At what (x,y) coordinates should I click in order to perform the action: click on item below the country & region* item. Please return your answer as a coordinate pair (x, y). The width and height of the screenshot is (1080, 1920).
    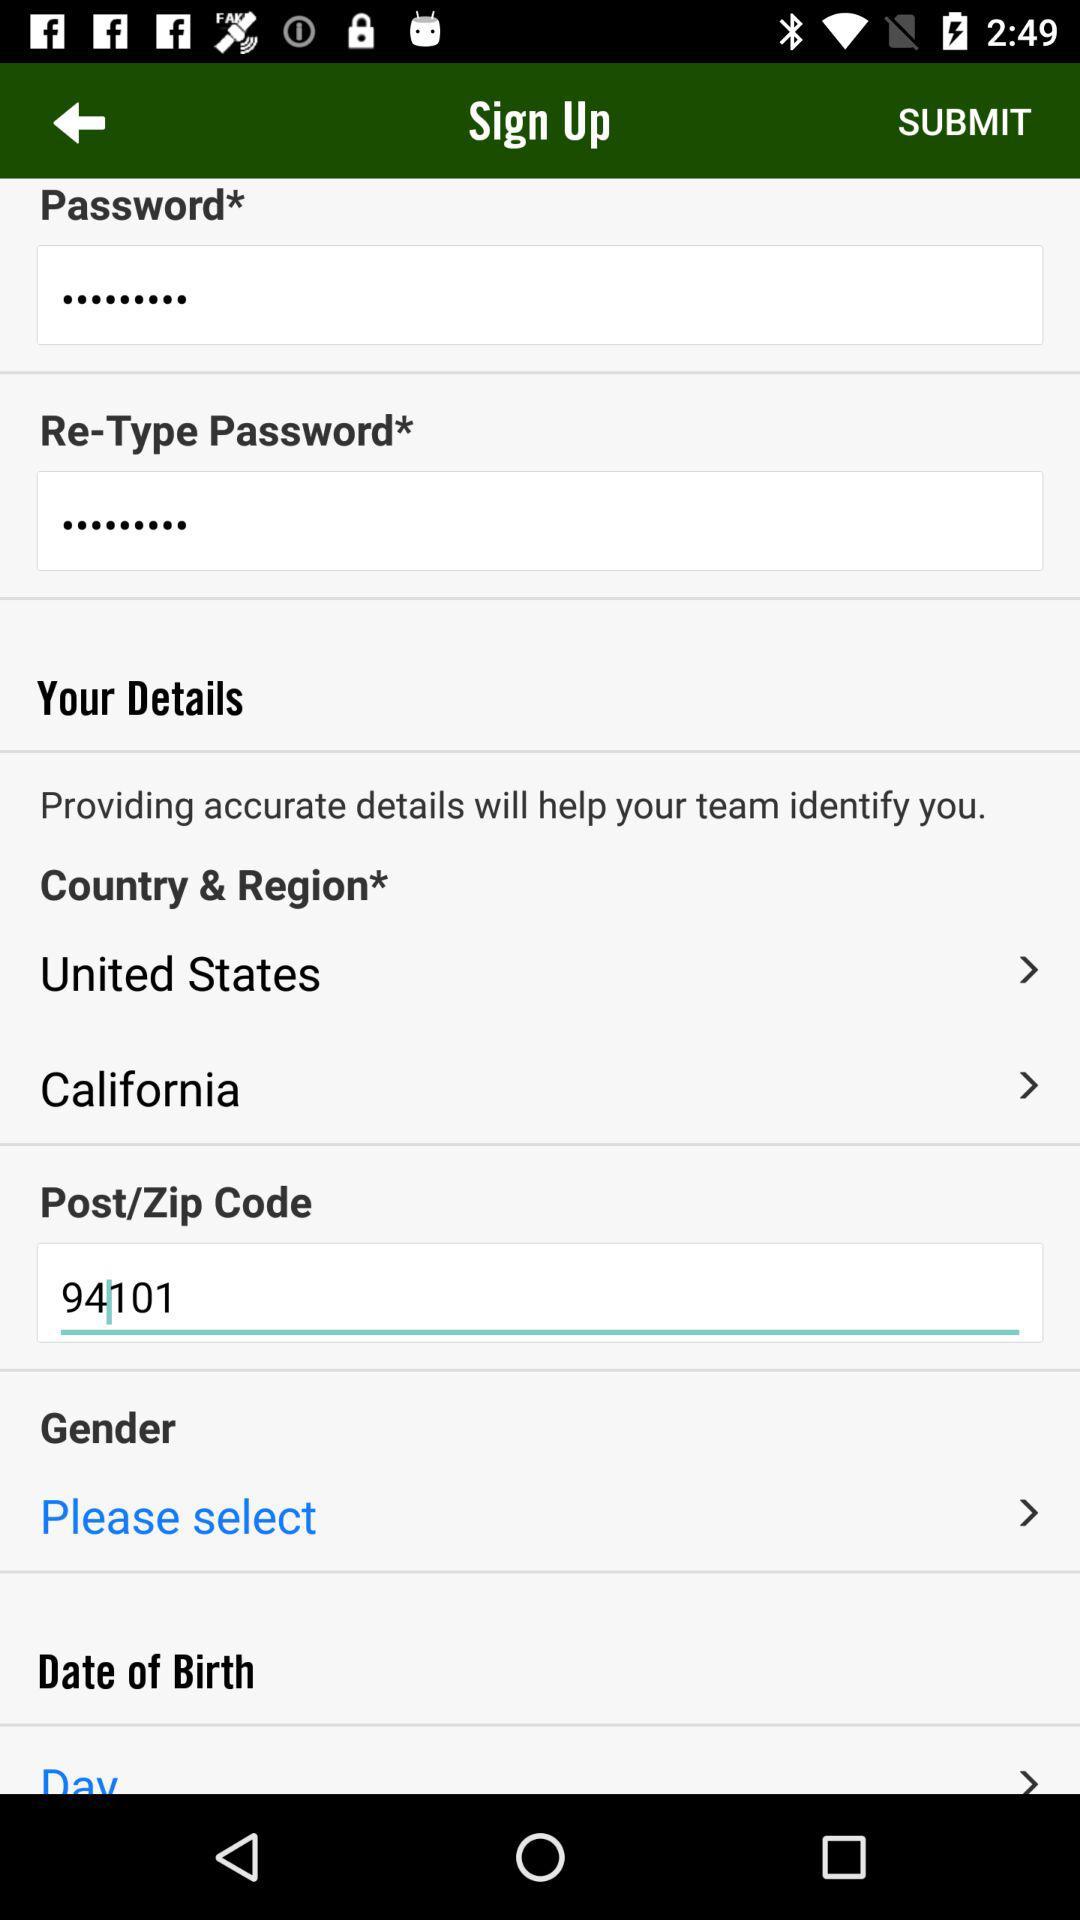
    Looking at the image, I should click on (1027, 969).